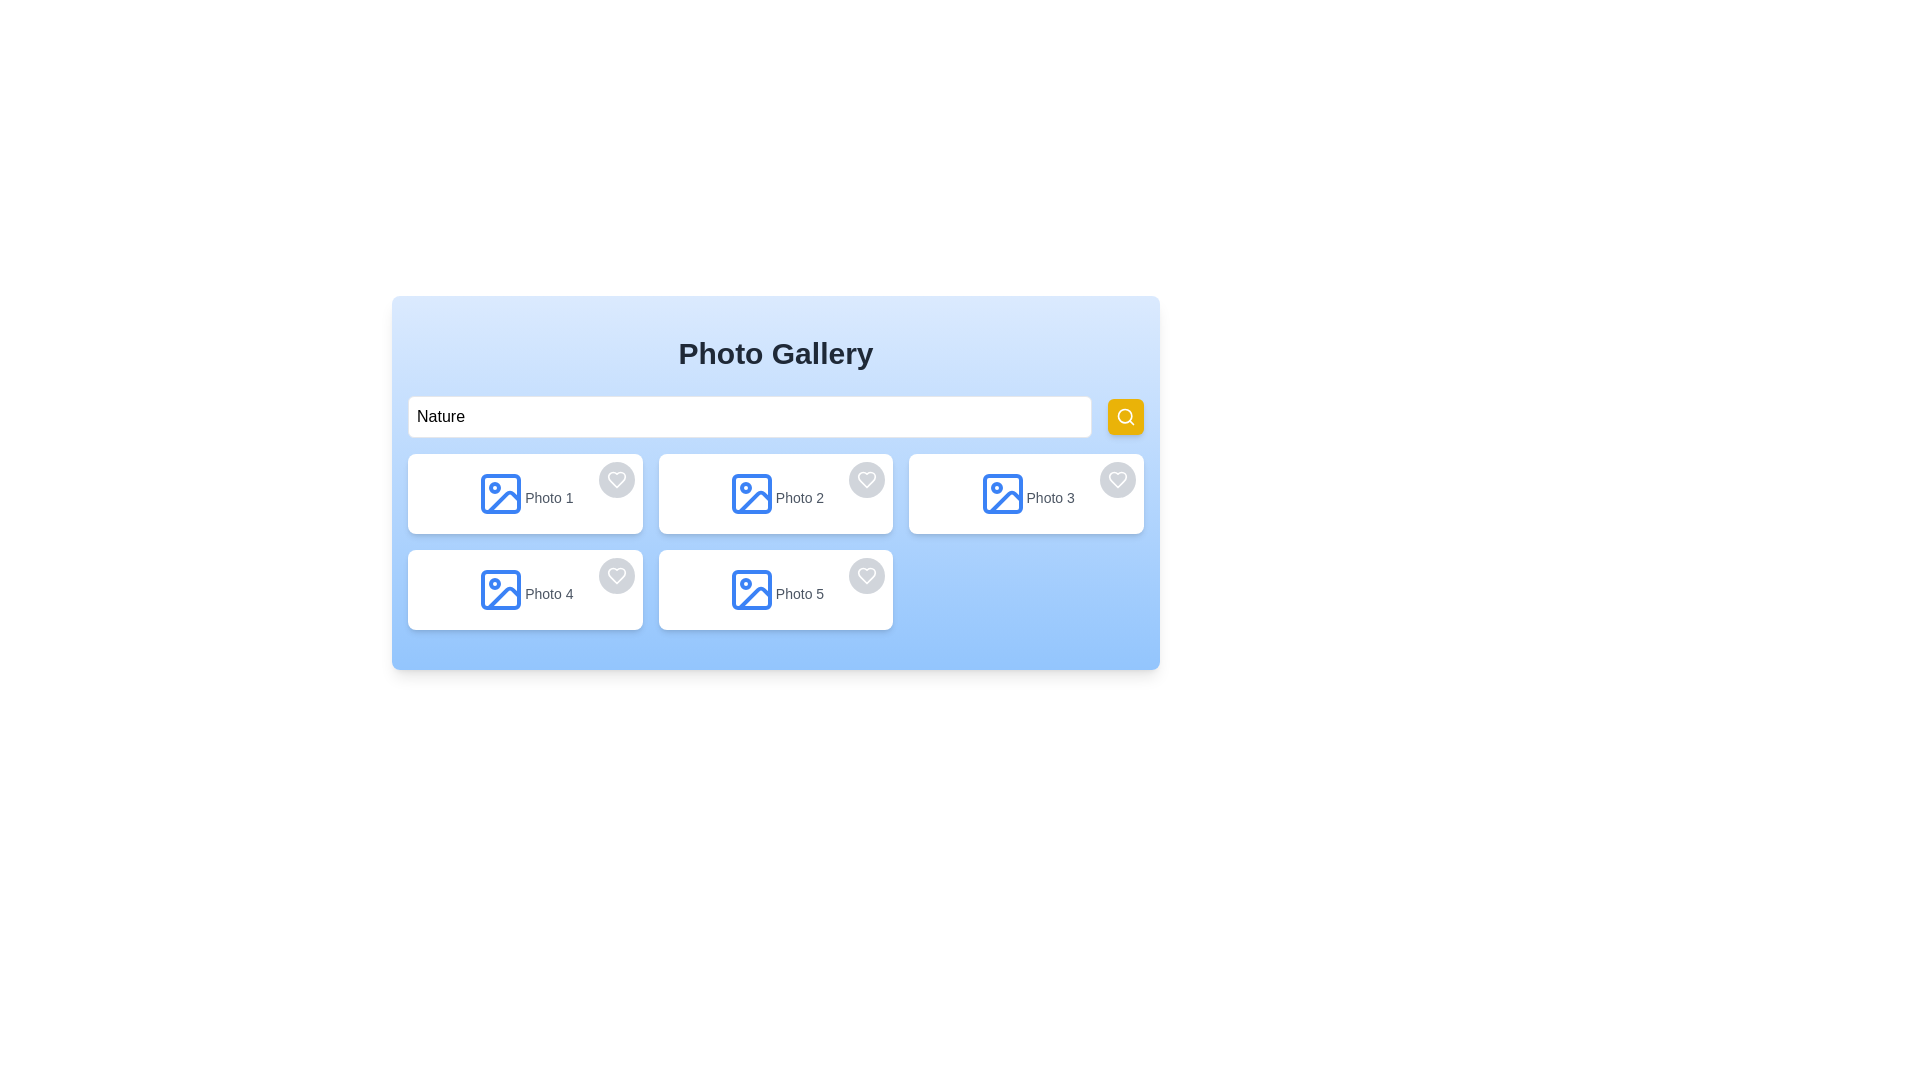 The width and height of the screenshot is (1920, 1080). Describe the element at coordinates (867, 479) in the screenshot. I see `the floating 'like' button located at the top-right corner of the card for 'Photo 2'` at that location.